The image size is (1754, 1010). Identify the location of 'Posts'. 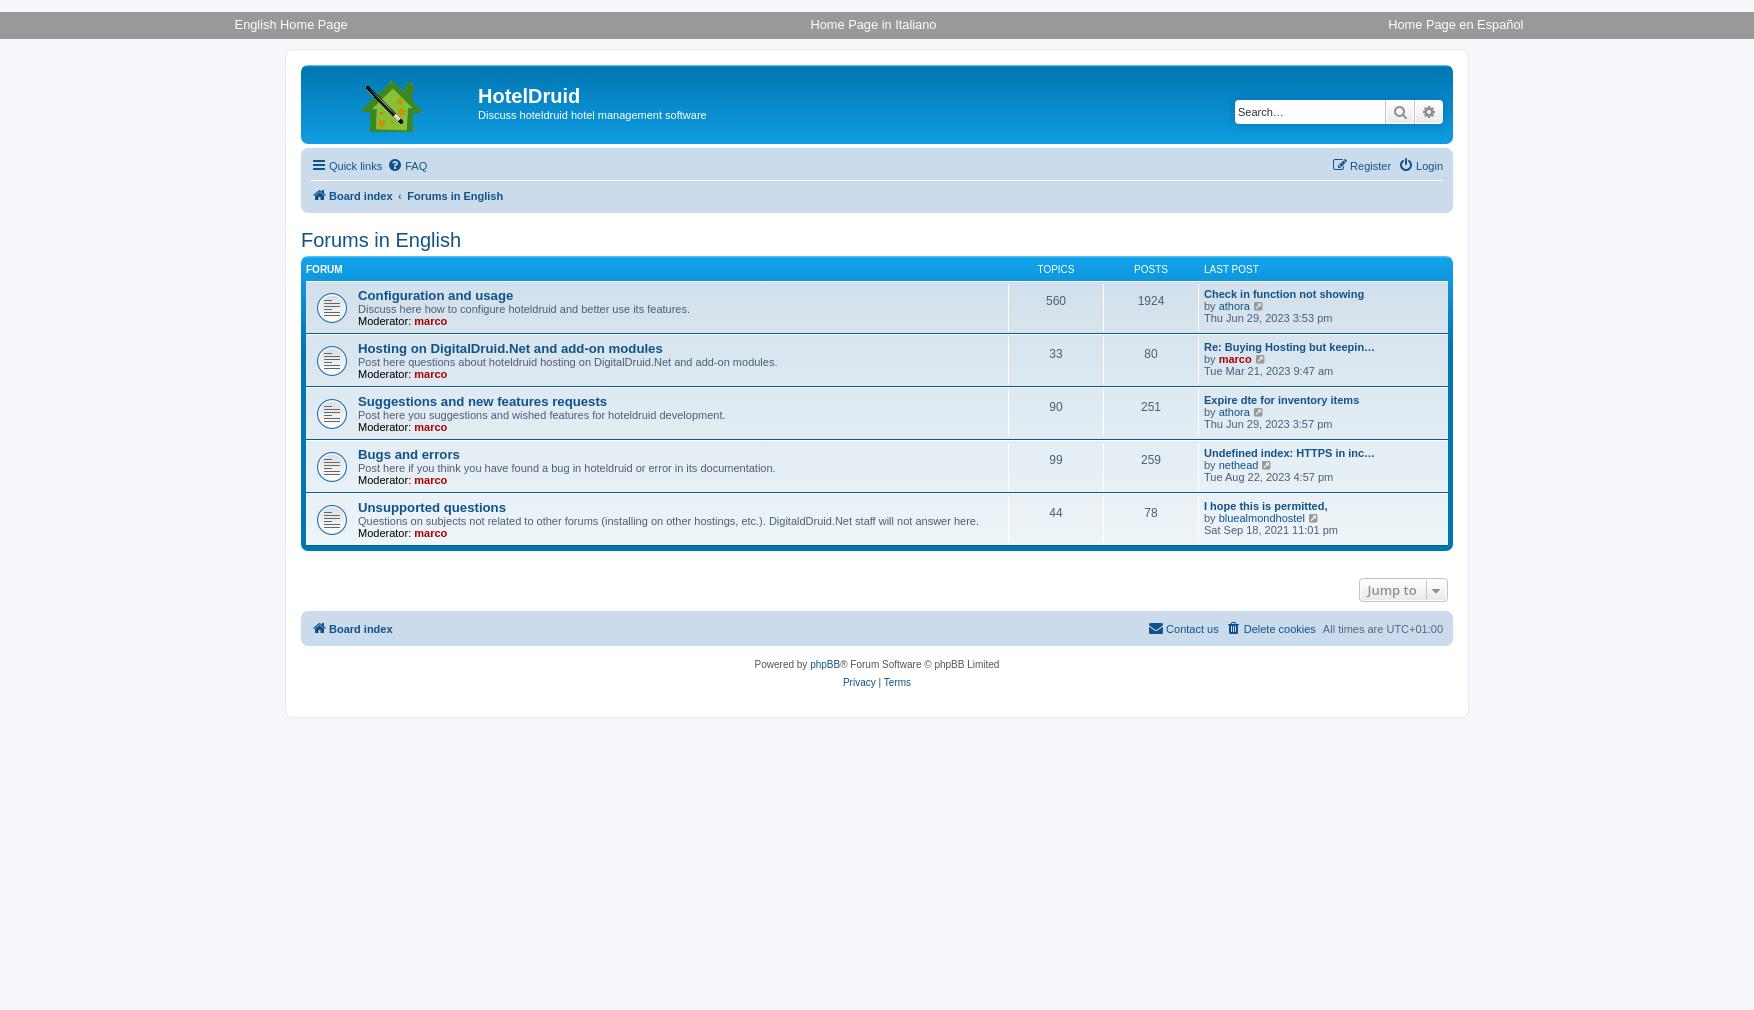
(1149, 269).